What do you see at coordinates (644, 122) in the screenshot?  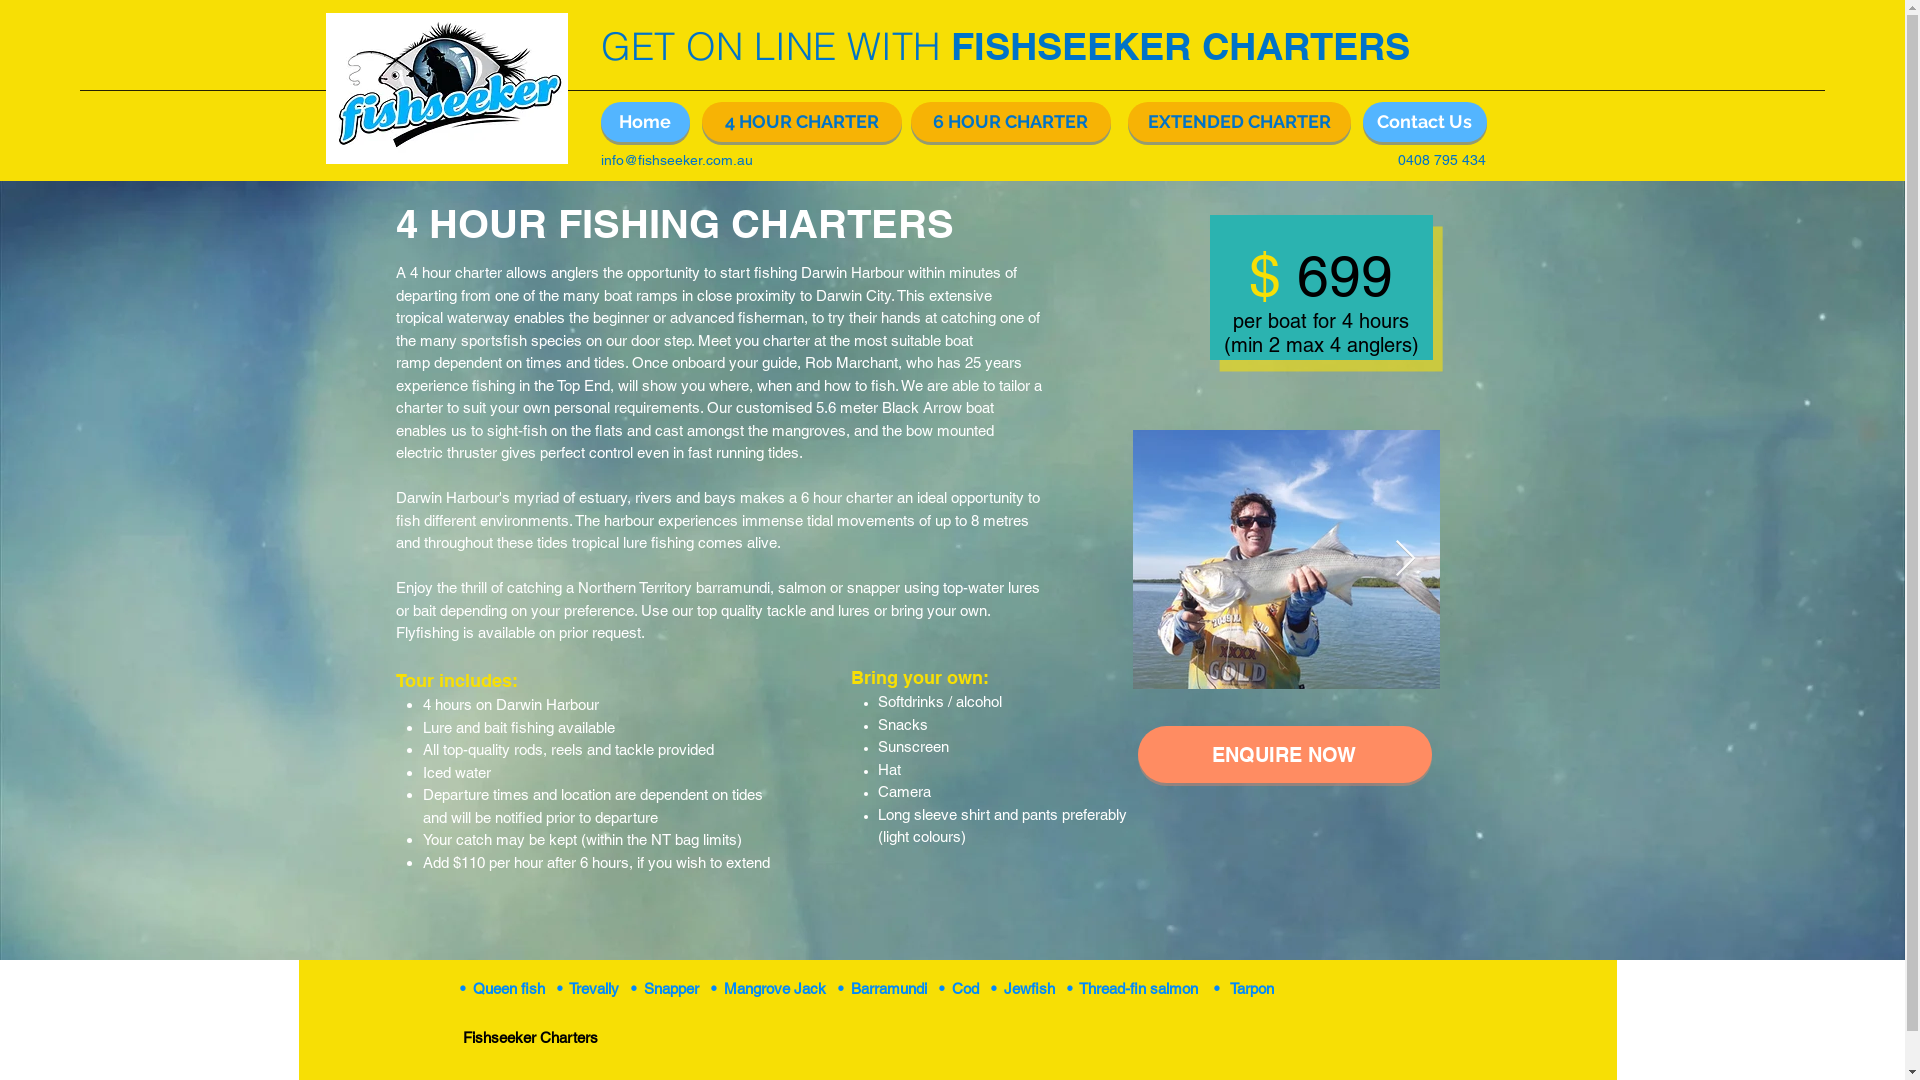 I see `'Home'` at bounding box center [644, 122].